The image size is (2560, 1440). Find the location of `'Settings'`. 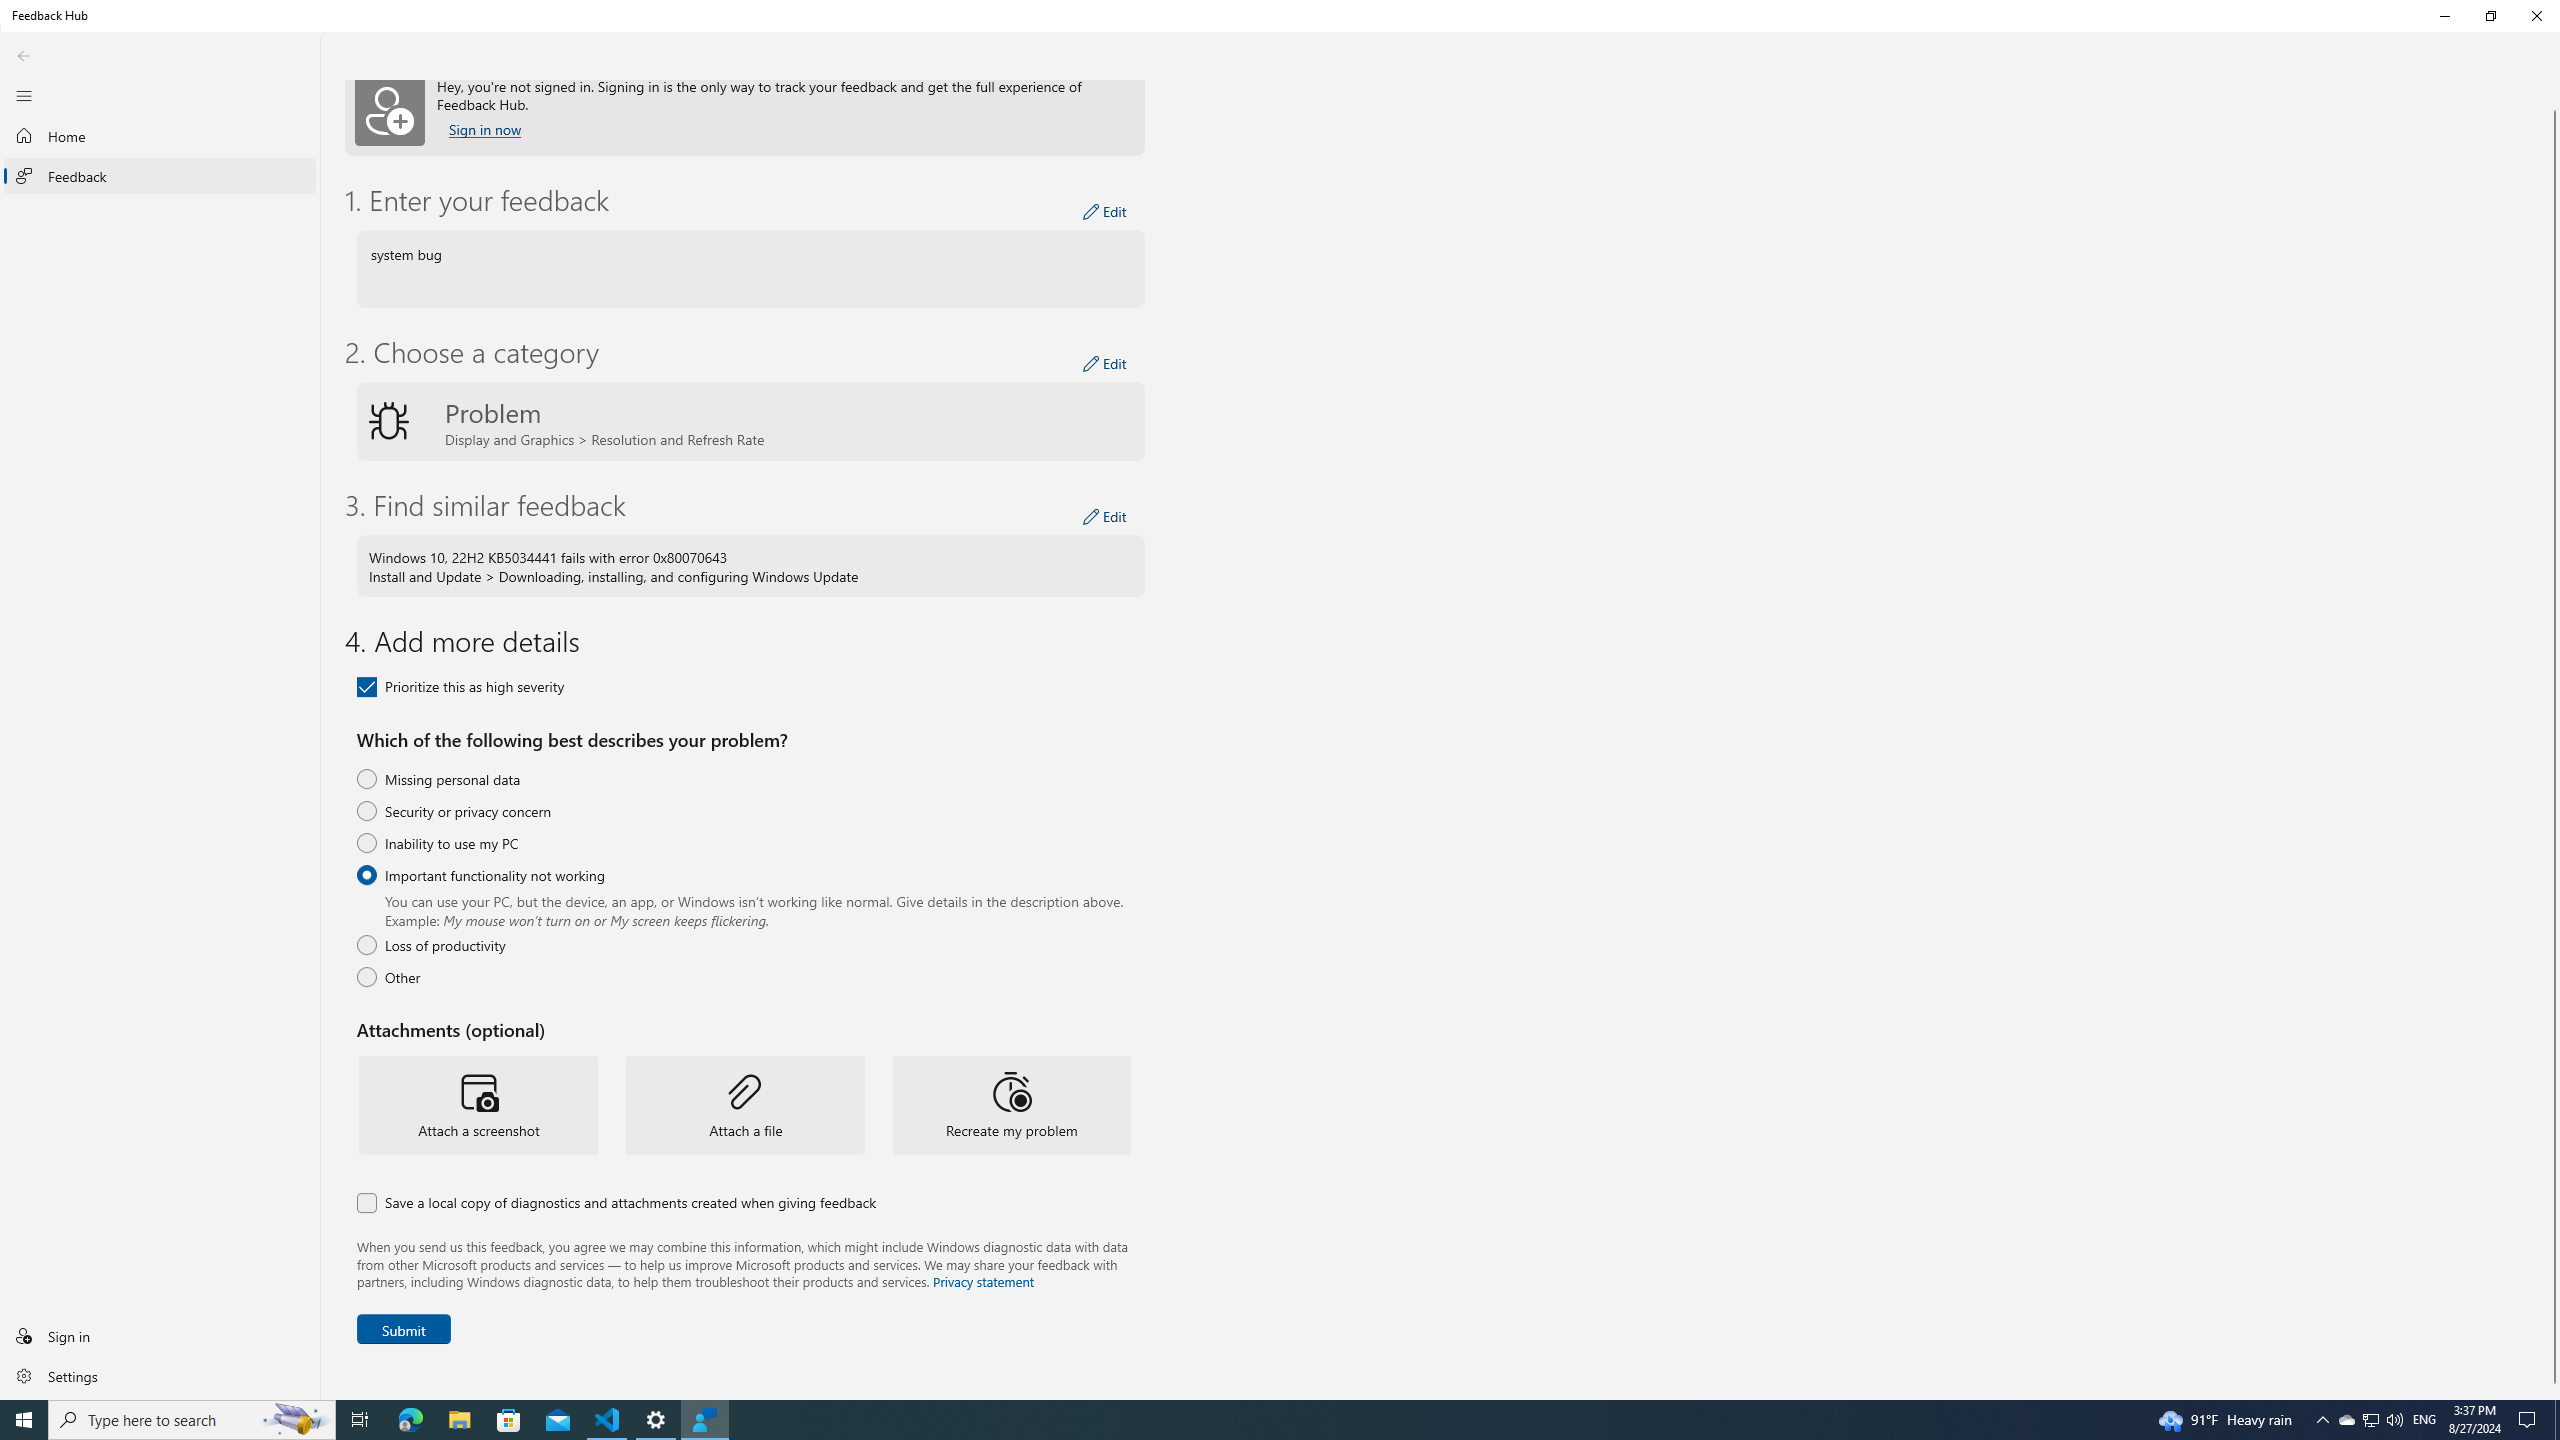

'Settings' is located at coordinates (159, 1374).